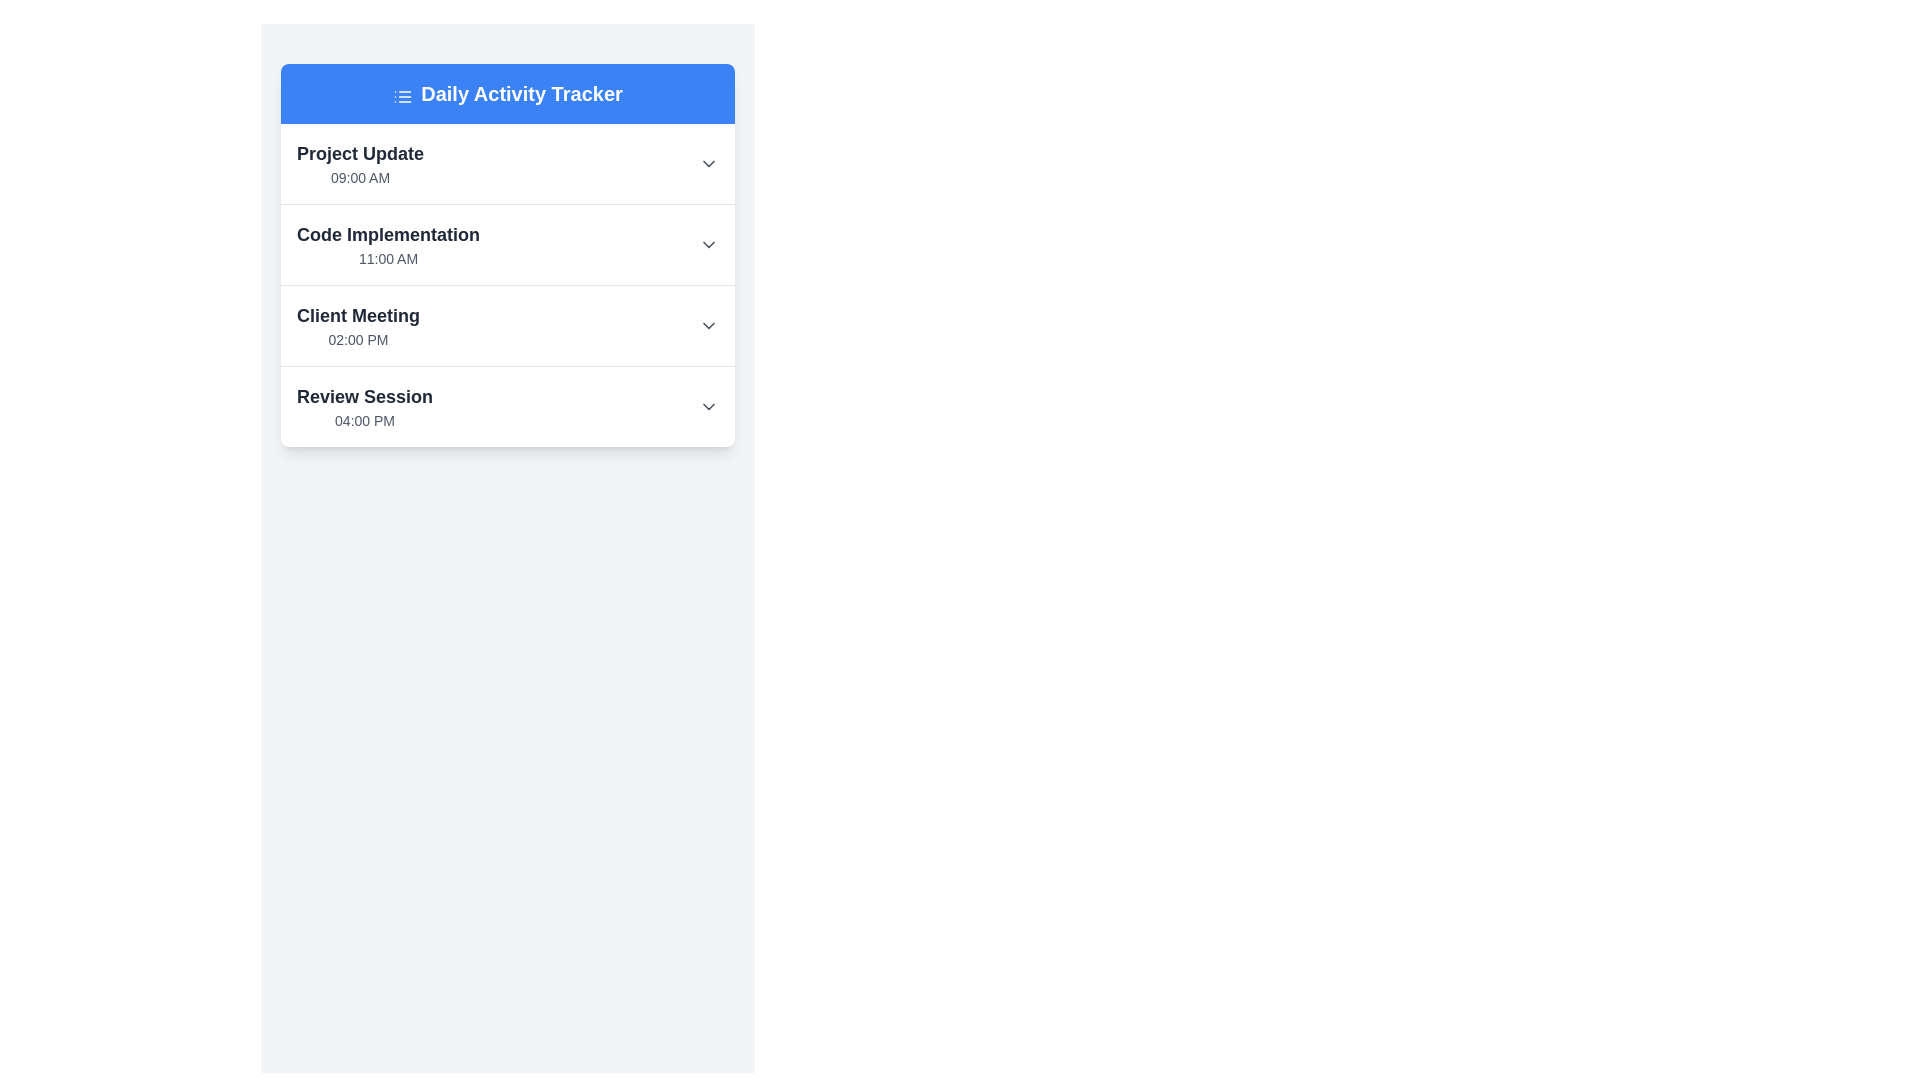  Describe the element at coordinates (360, 163) in the screenshot. I see `the text item titled 'Project Update' which displays '09:00 AM' beneath it in the Daily Activity Tracker list` at that location.